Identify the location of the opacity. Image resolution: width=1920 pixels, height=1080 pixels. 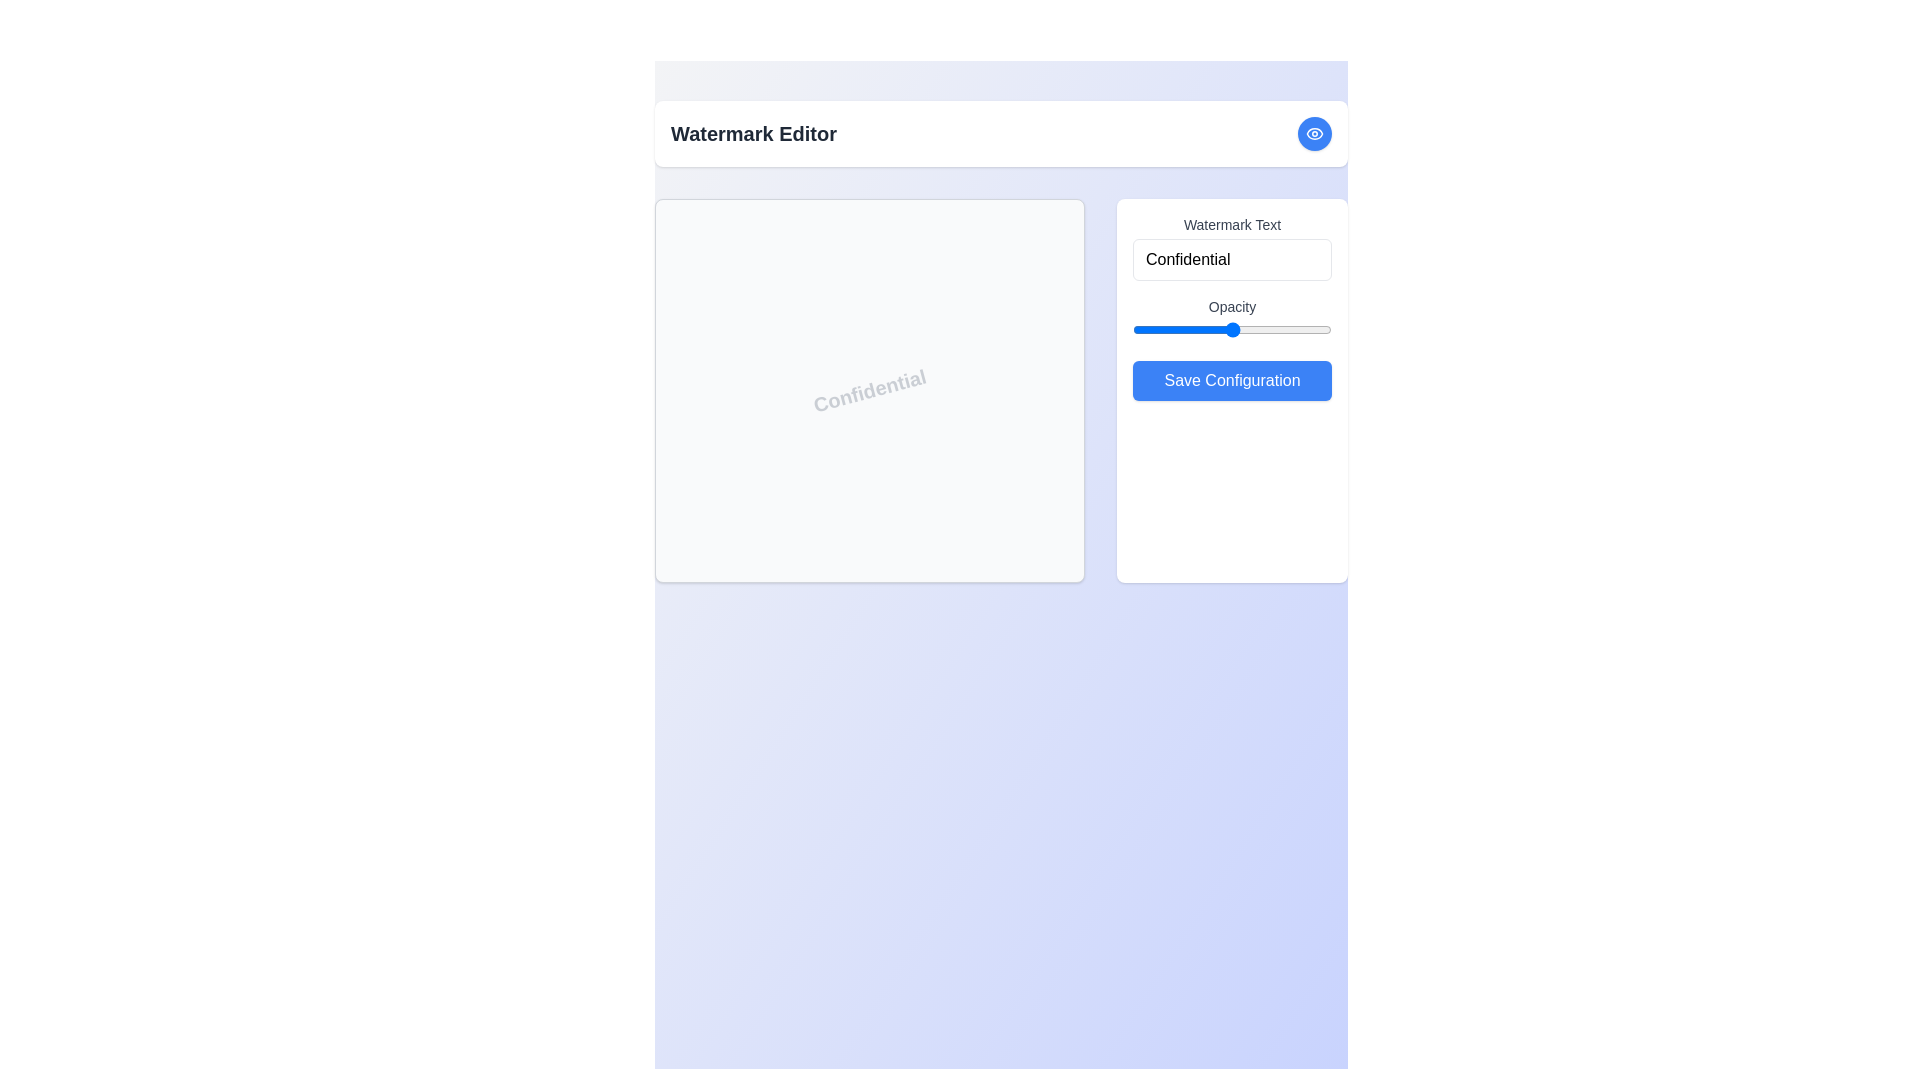
(1132, 329).